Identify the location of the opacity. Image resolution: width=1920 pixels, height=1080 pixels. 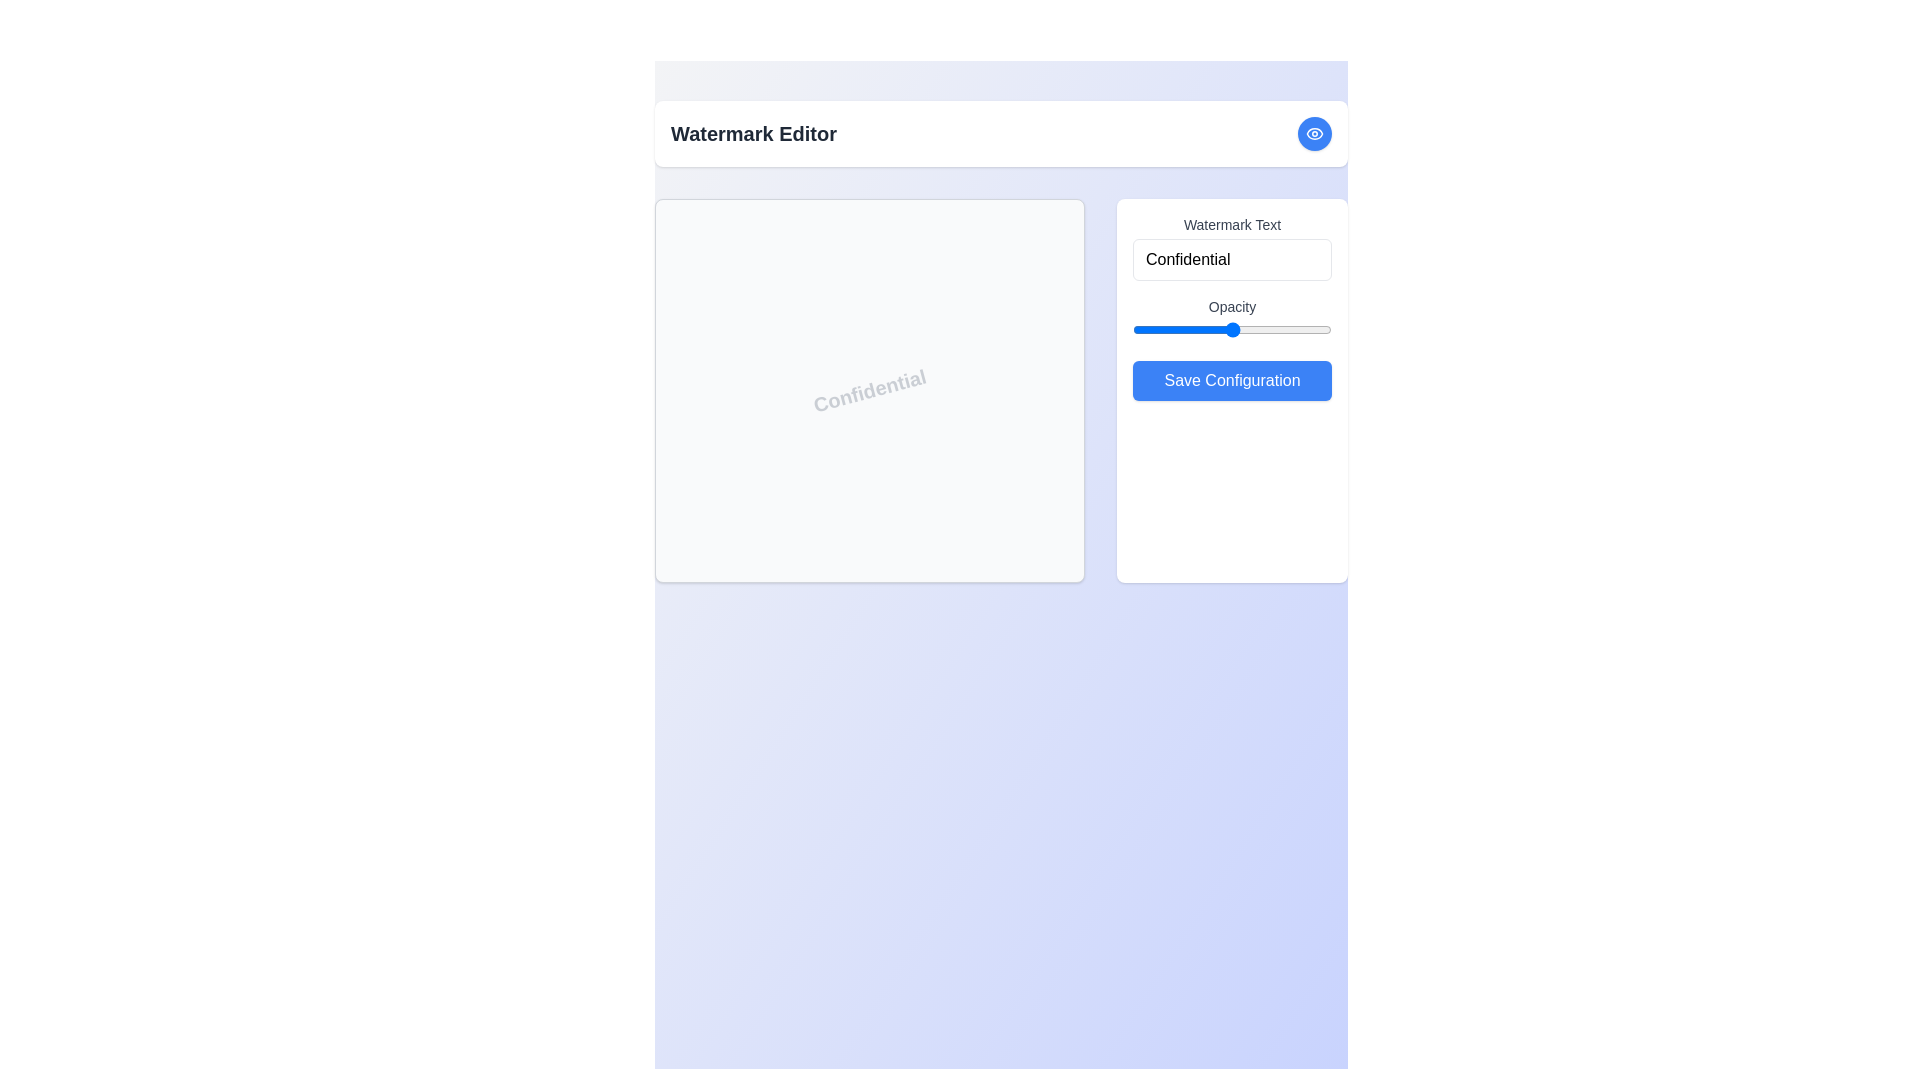
(1132, 329).